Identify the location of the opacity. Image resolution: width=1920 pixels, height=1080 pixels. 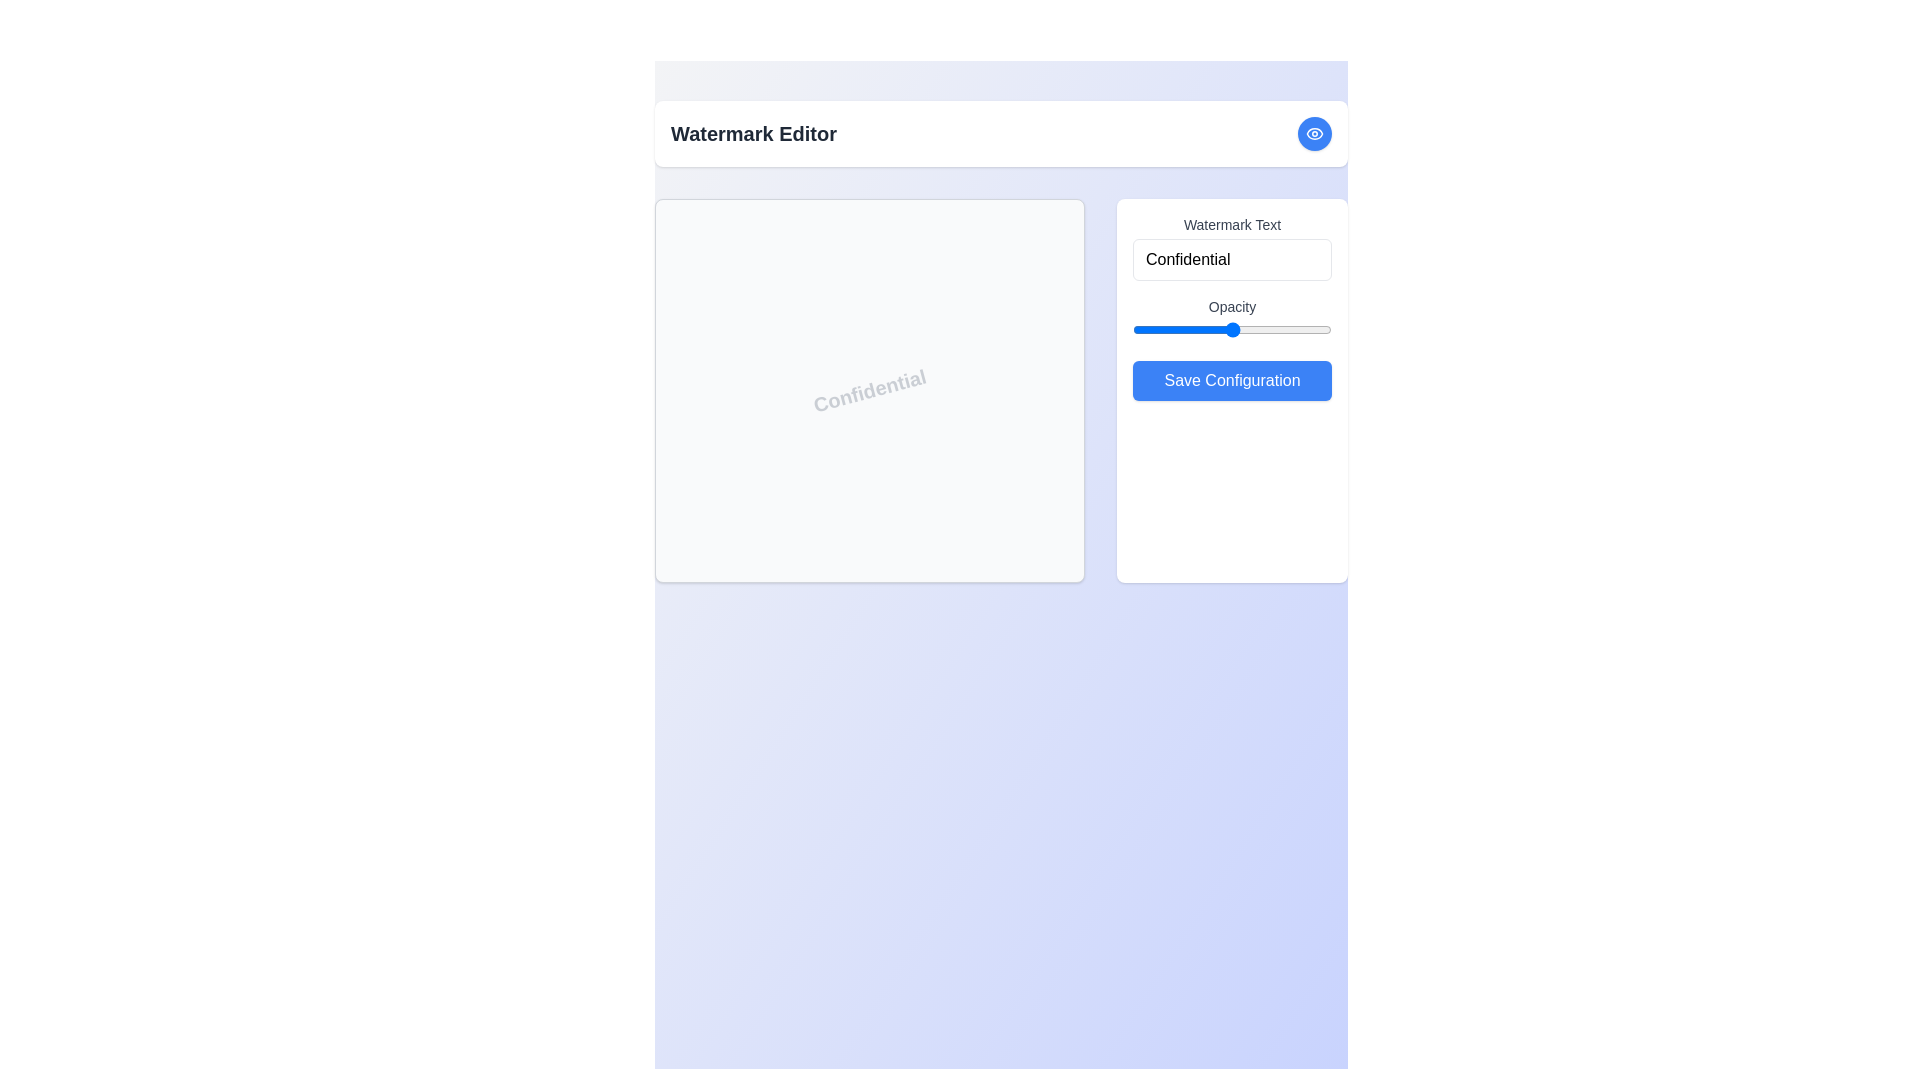
(1132, 329).